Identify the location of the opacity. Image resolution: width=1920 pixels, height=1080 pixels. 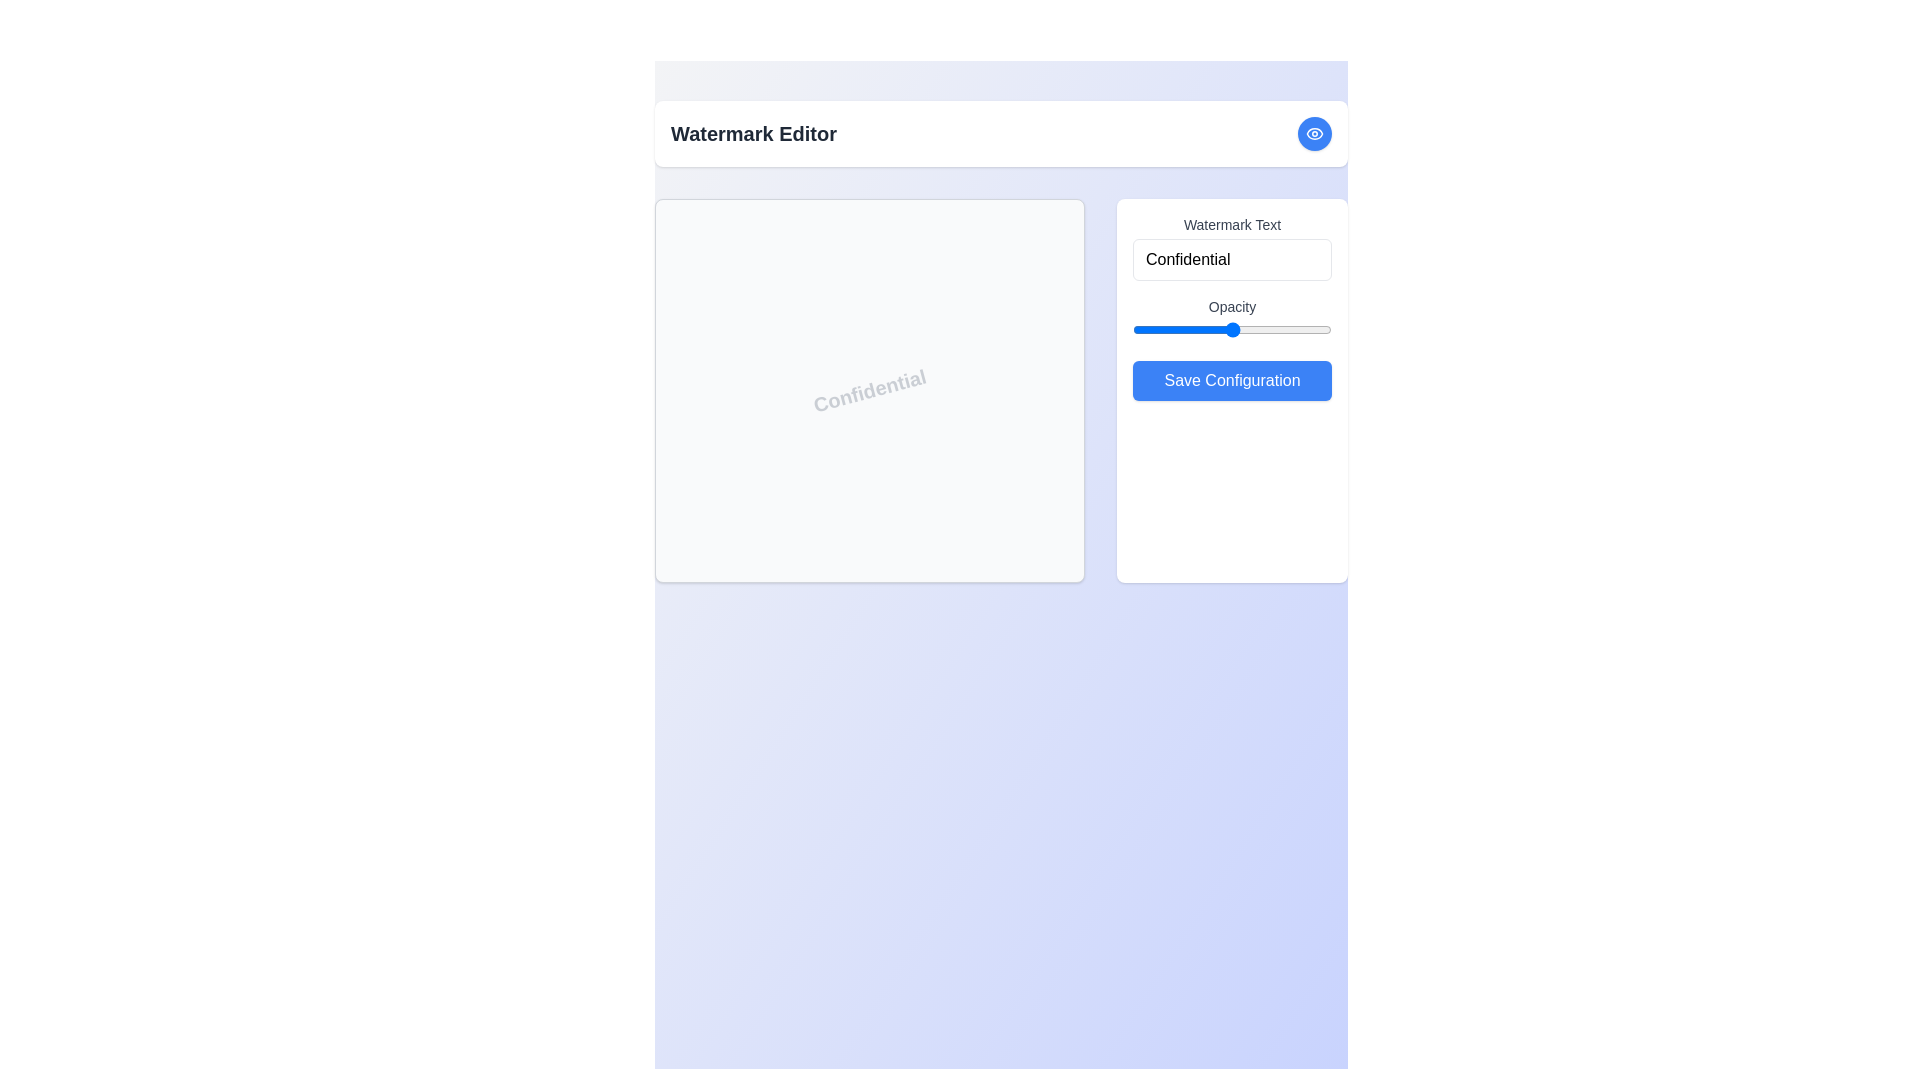
(1132, 329).